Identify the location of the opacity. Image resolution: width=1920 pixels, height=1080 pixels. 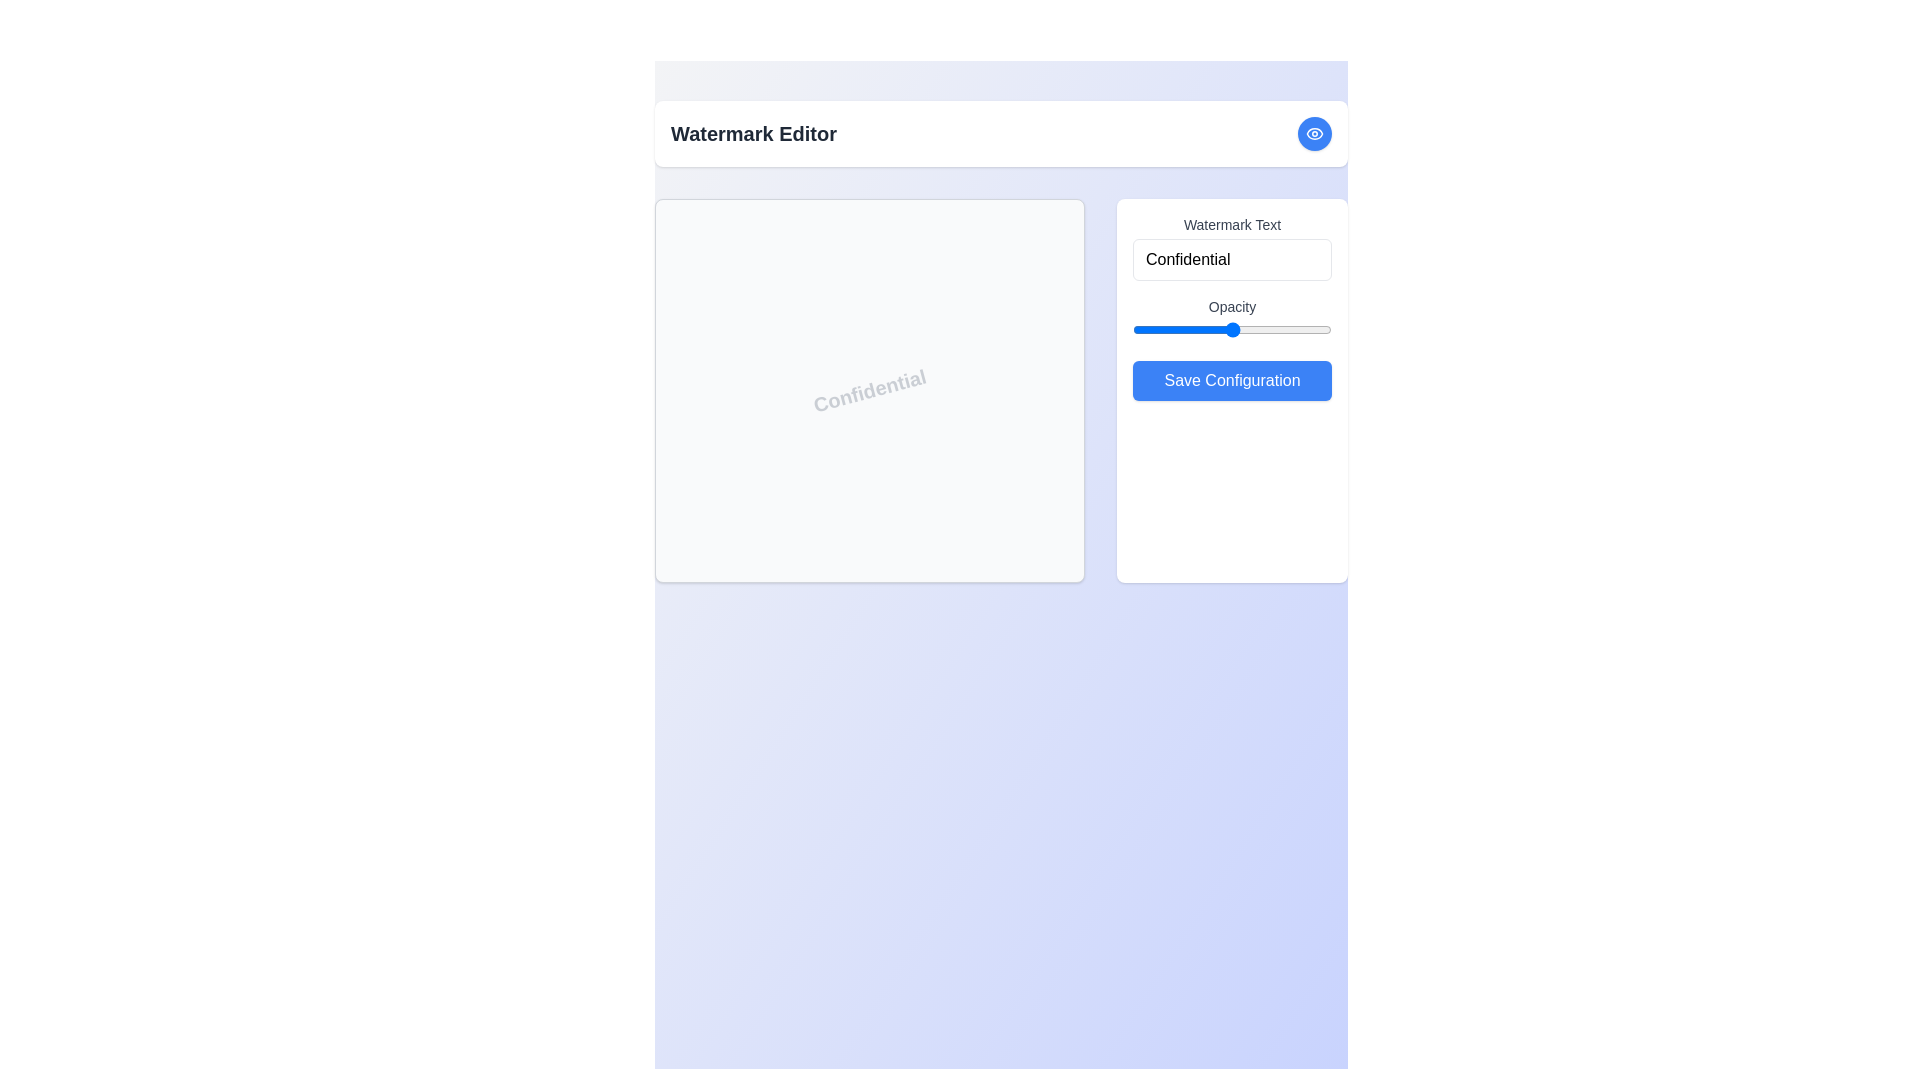
(1132, 329).